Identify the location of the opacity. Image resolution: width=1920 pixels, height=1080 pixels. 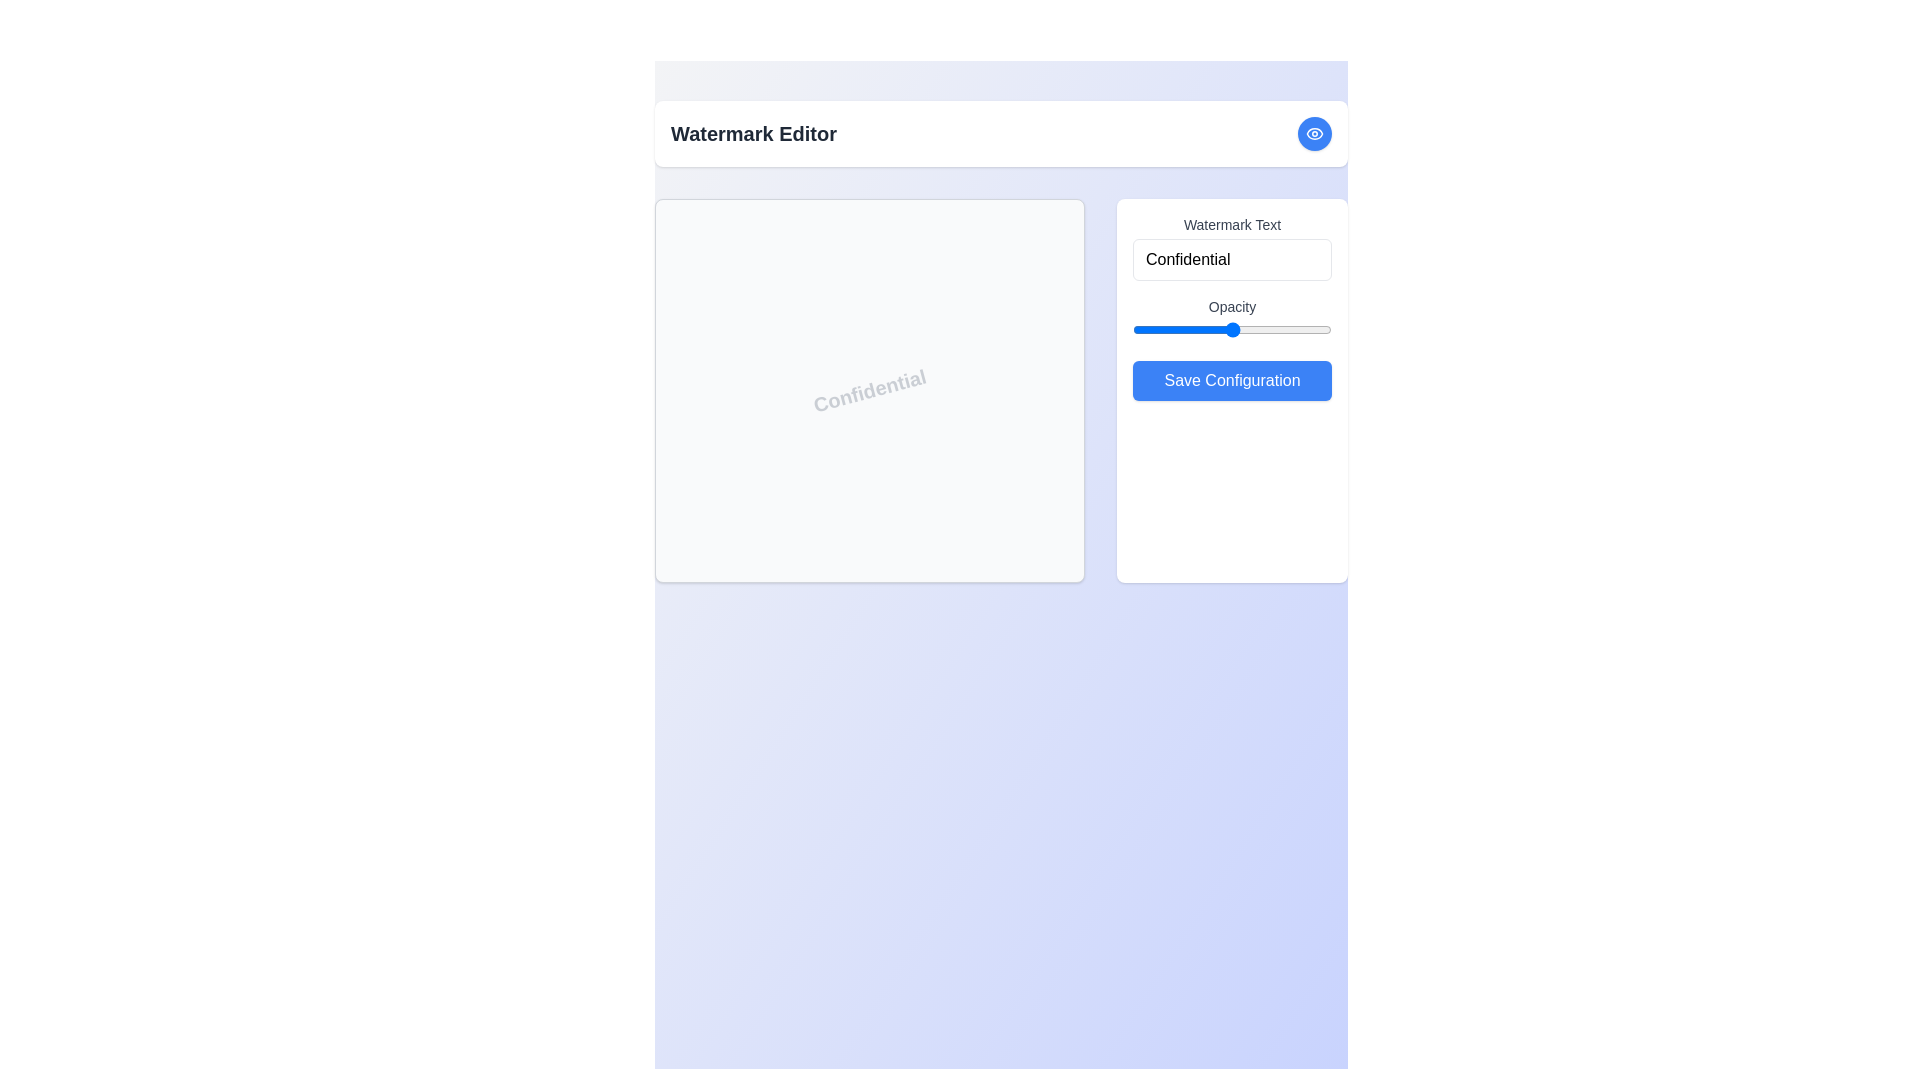
(1132, 329).